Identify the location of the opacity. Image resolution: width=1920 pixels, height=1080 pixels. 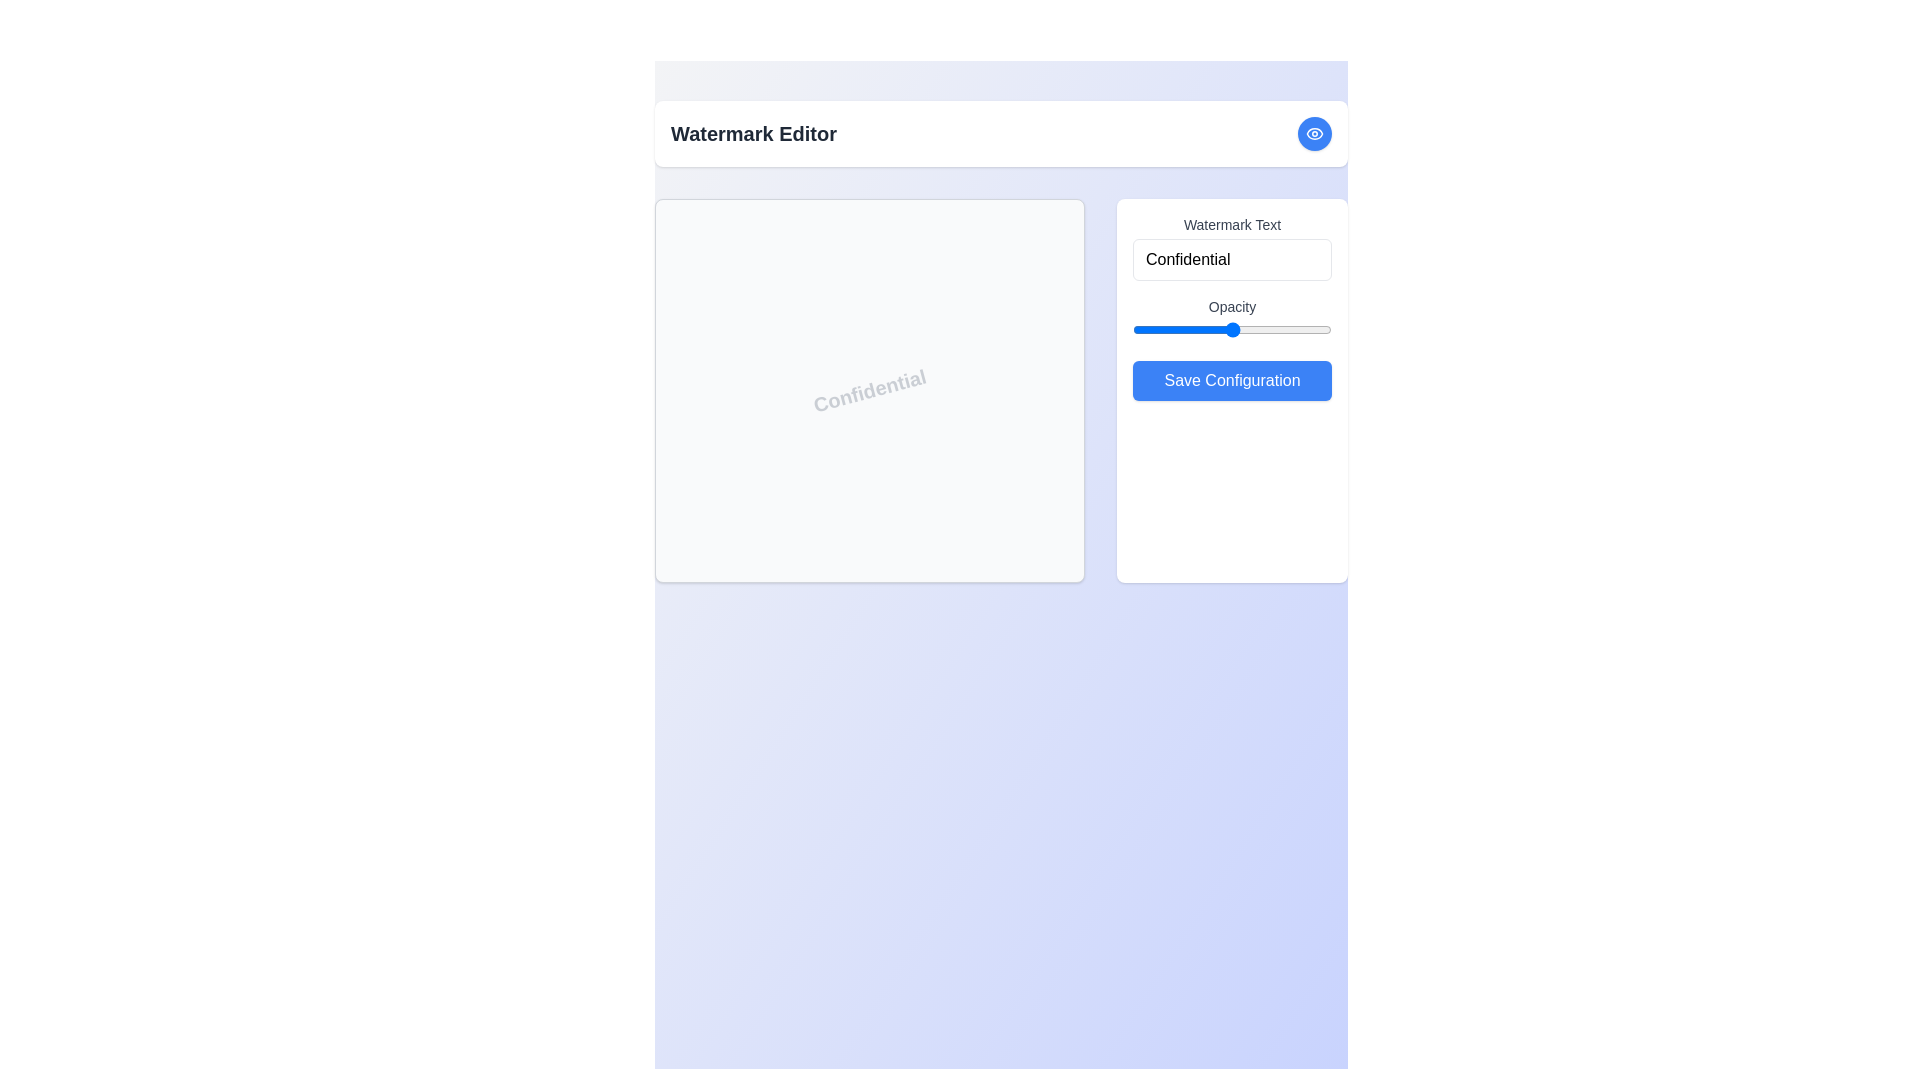
(1132, 329).